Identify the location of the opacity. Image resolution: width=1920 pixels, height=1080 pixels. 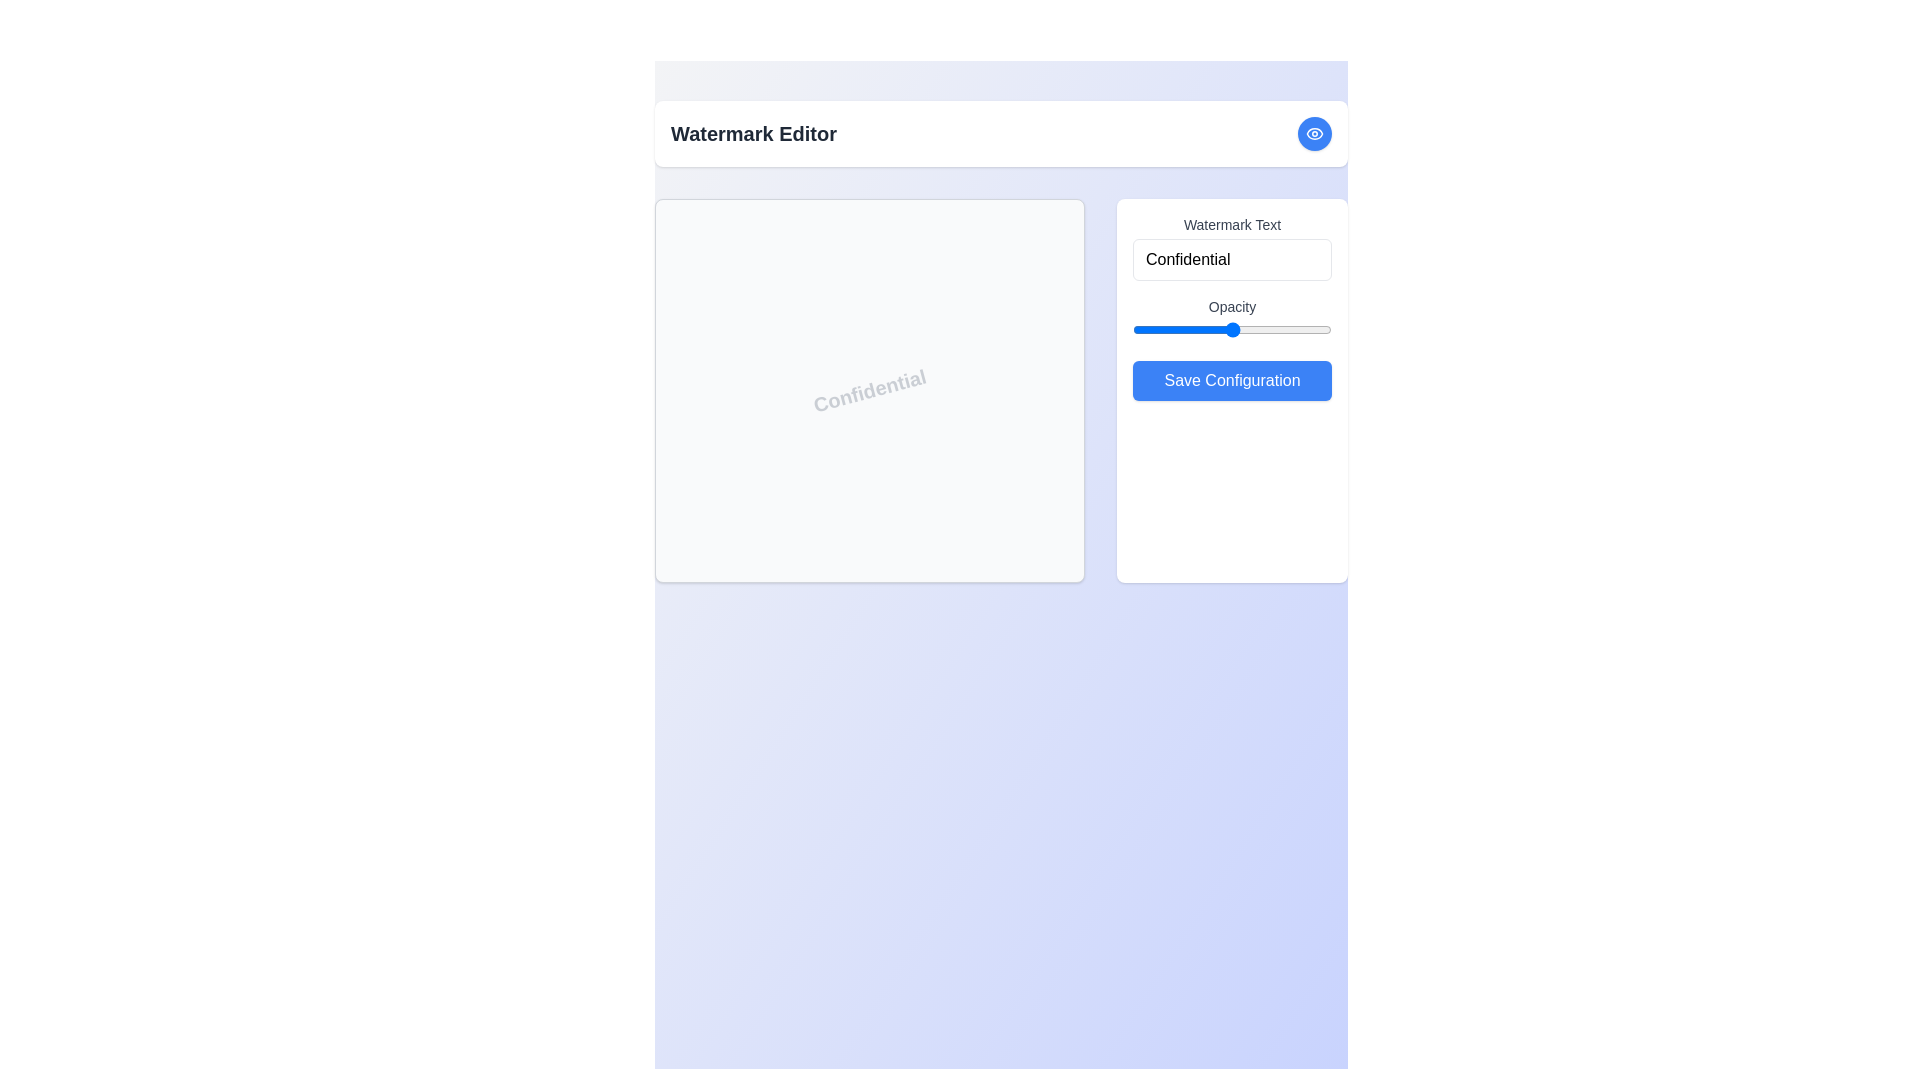
(1132, 329).